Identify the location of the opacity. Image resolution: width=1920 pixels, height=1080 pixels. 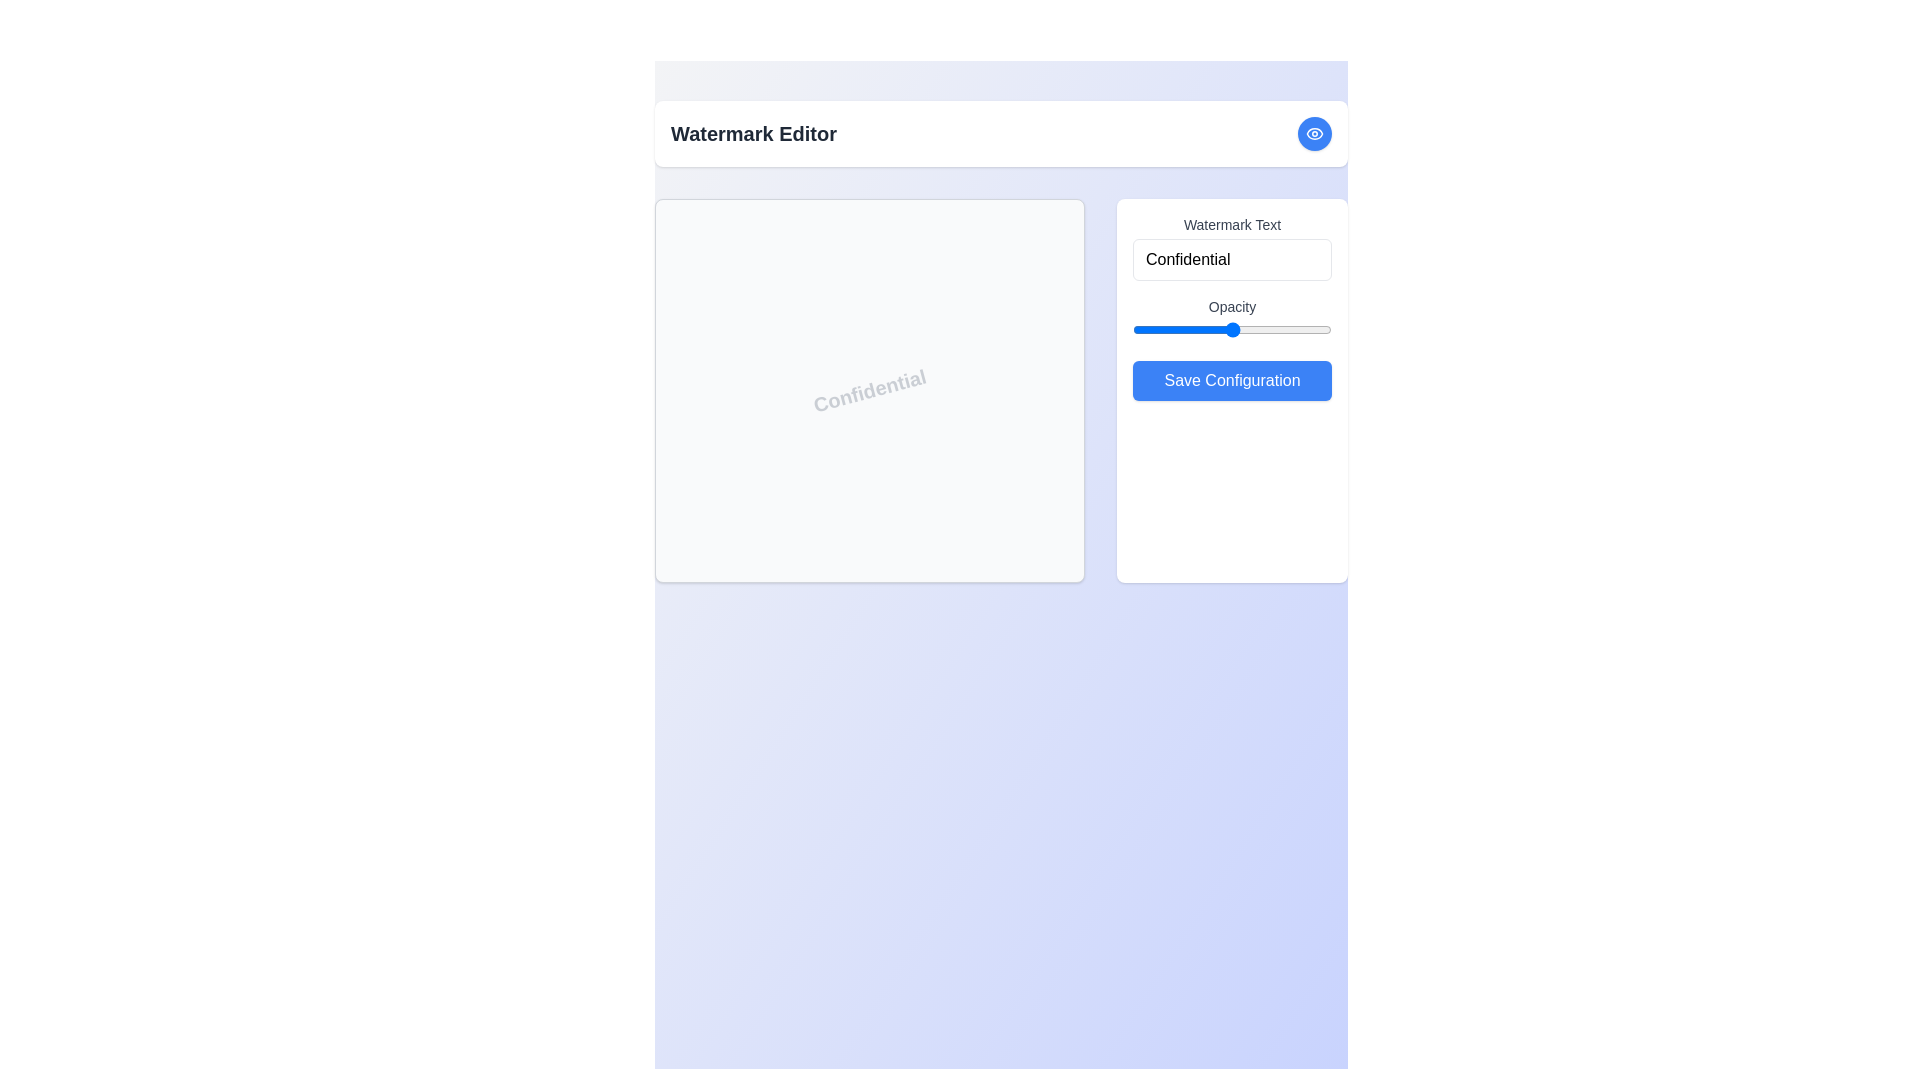
(1132, 329).